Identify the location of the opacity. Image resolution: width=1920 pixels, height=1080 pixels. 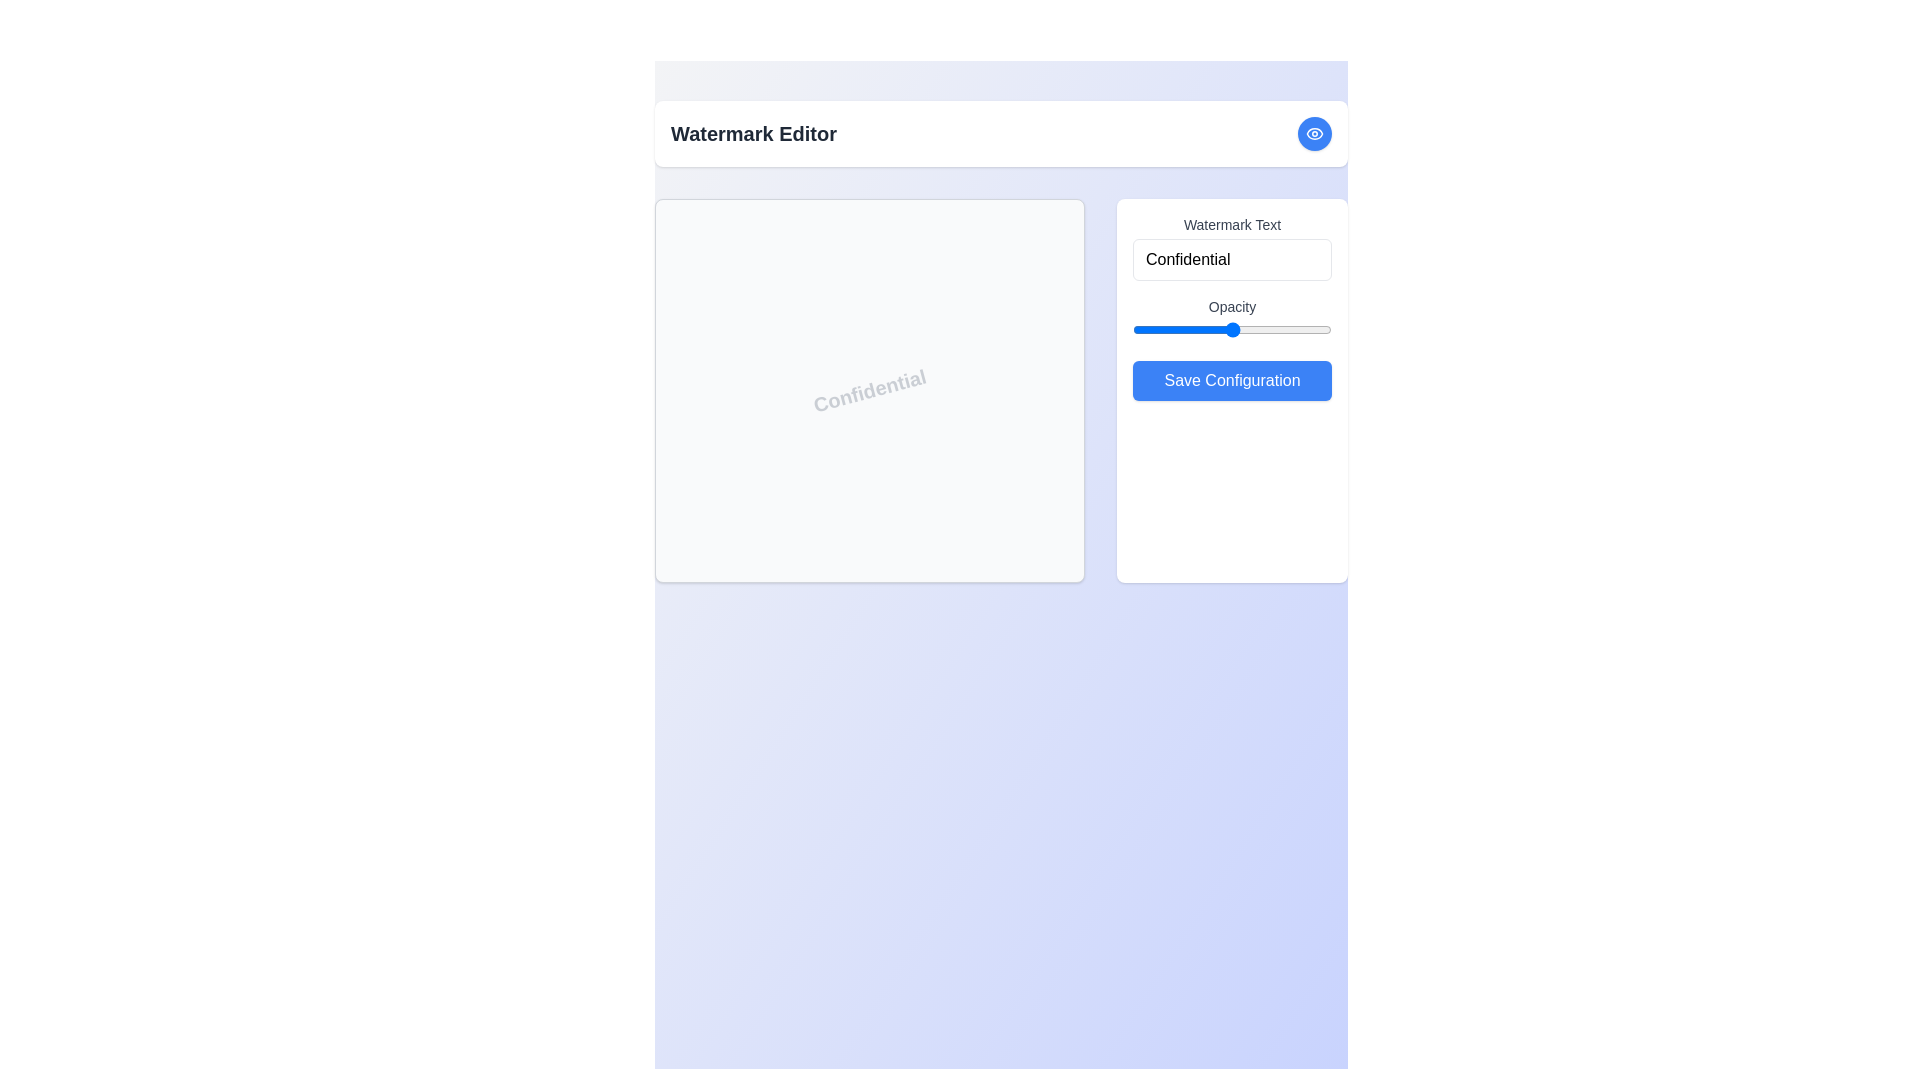
(1132, 329).